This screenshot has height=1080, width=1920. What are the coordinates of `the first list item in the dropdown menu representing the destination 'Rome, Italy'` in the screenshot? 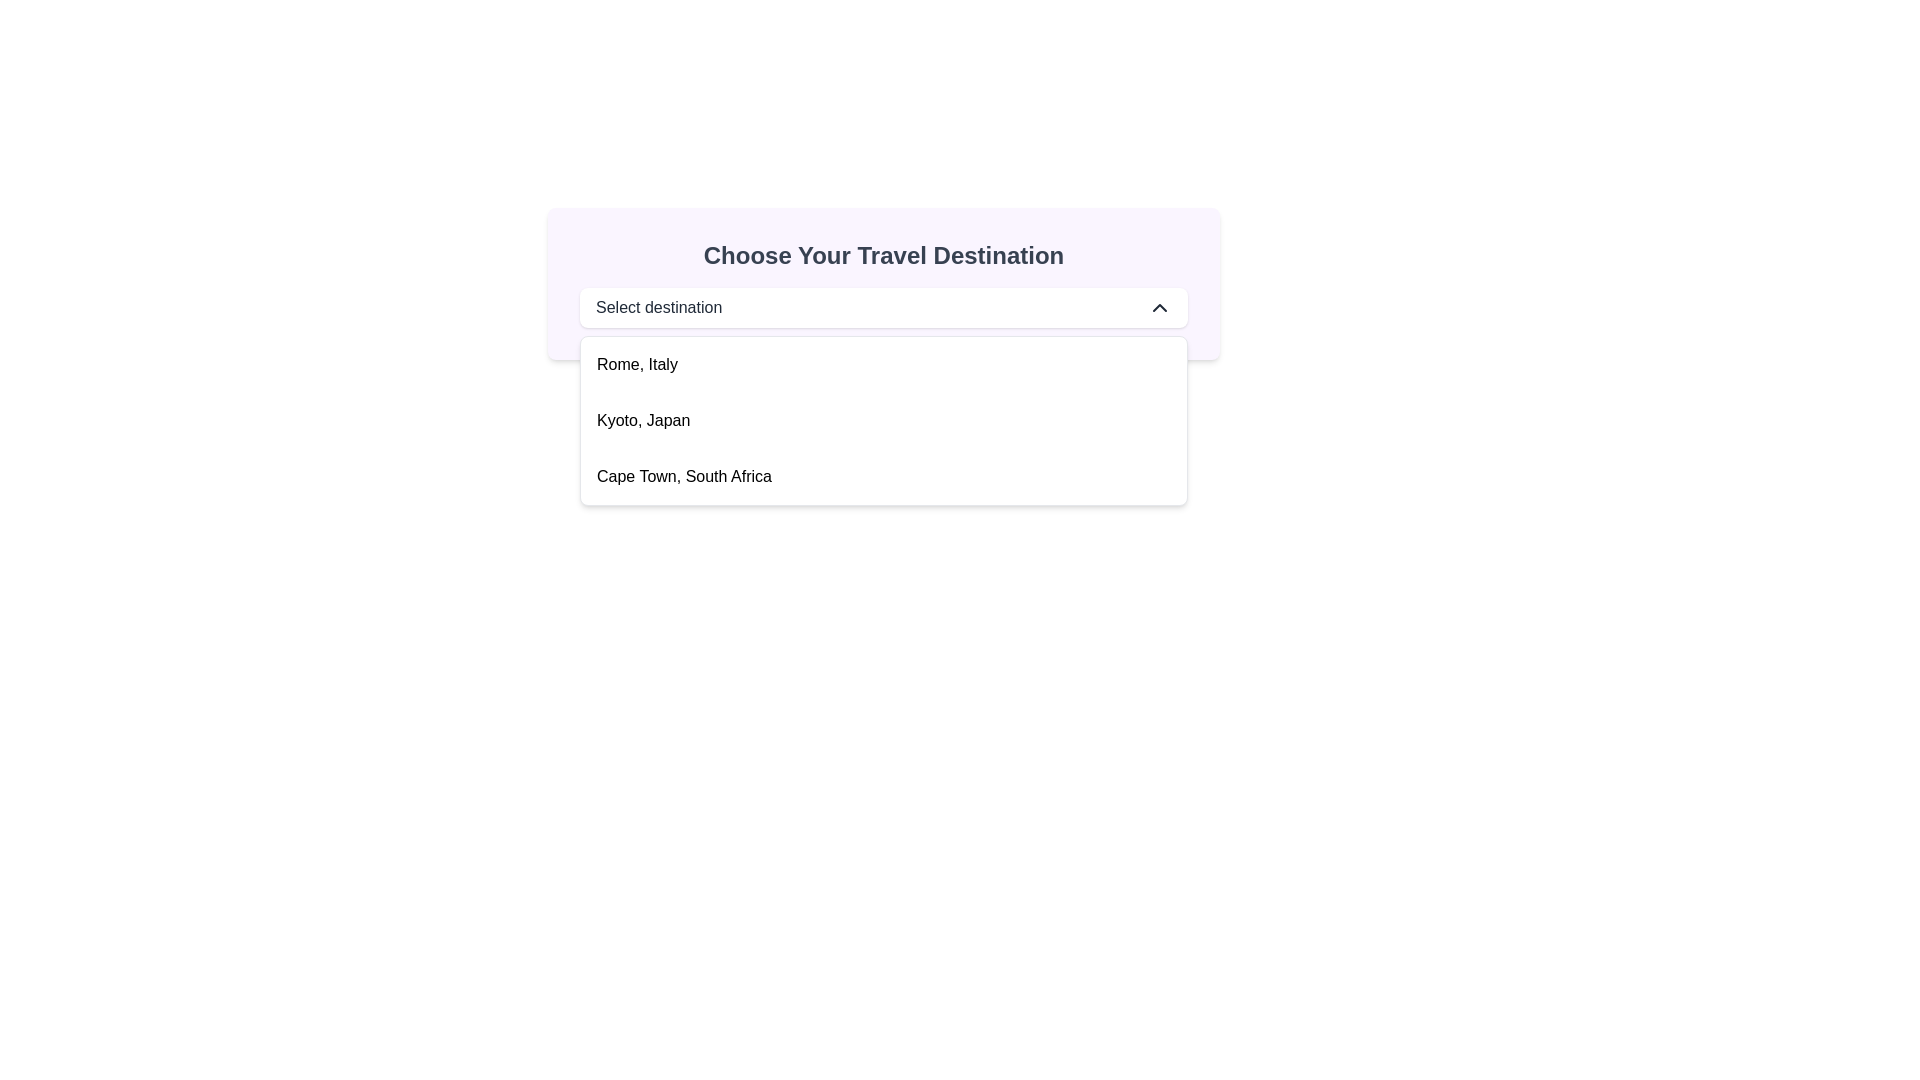 It's located at (882, 365).